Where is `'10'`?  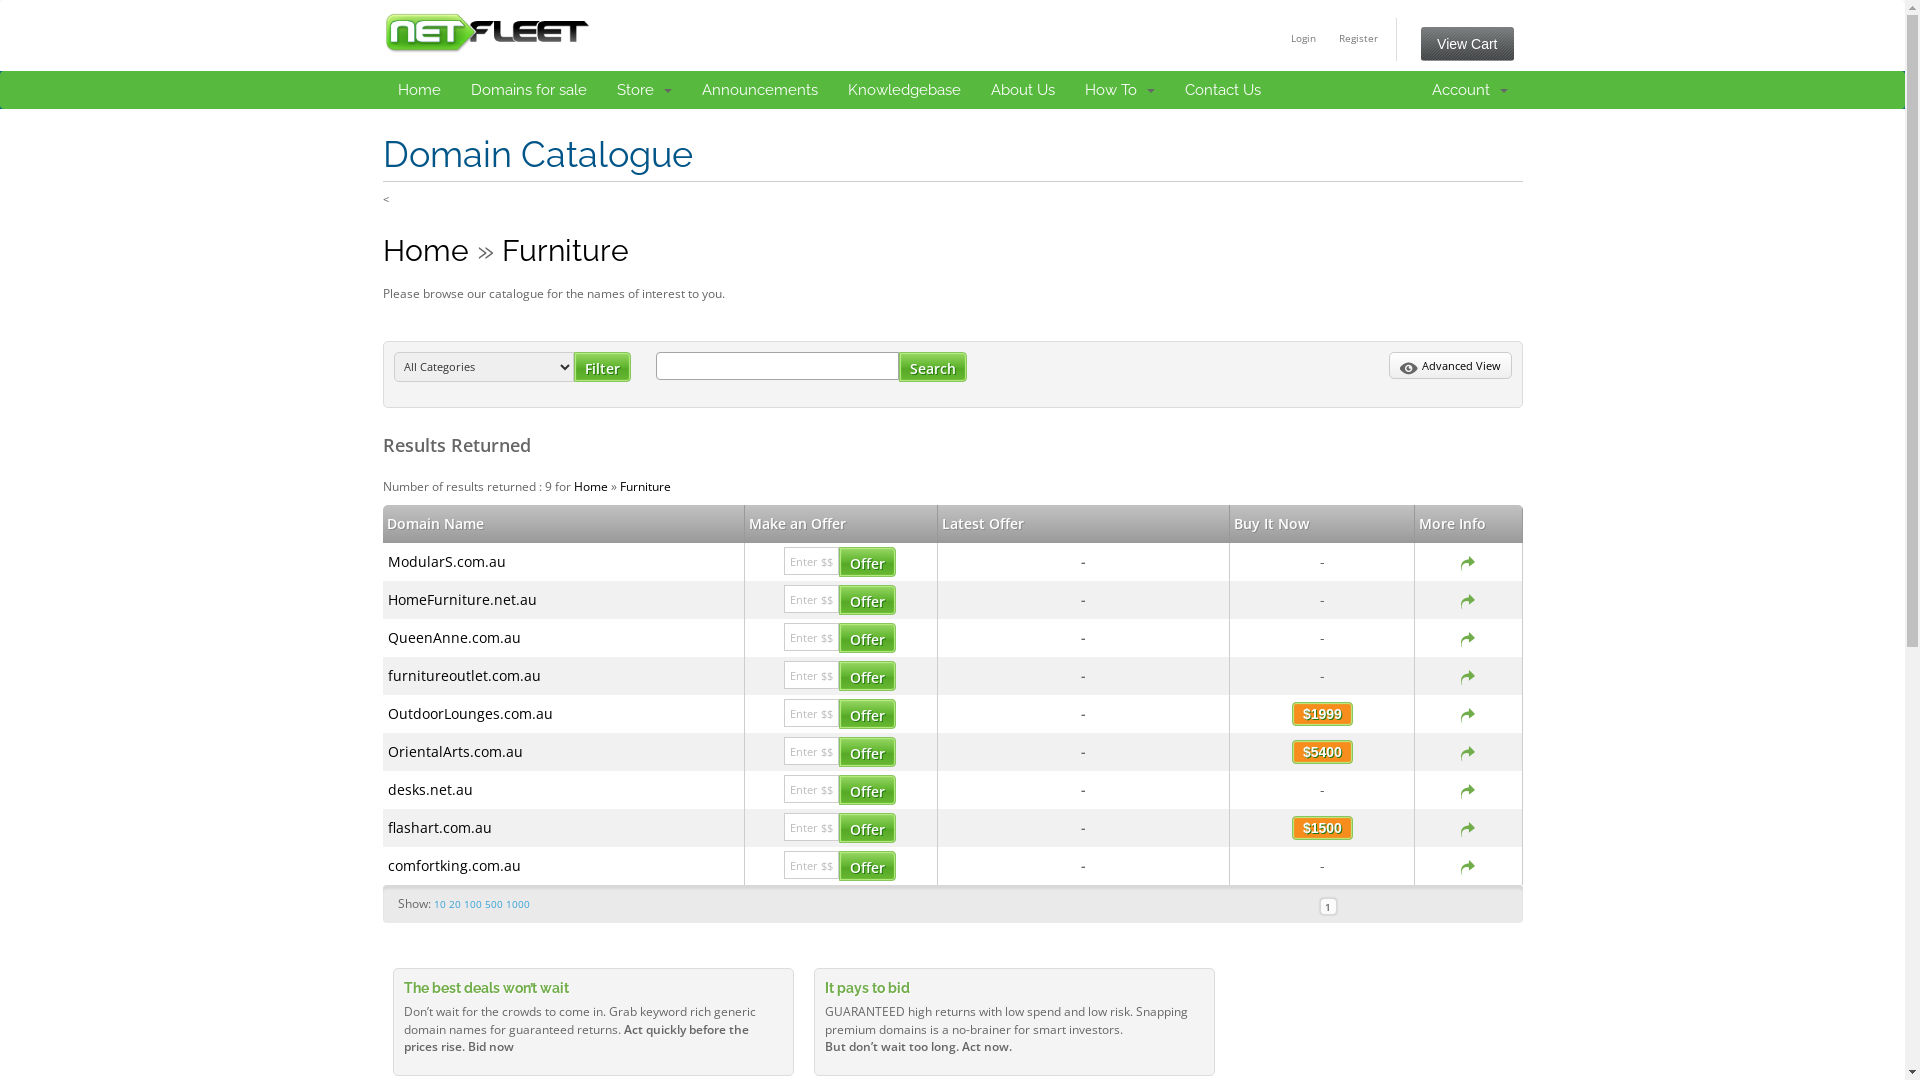 '10' is located at coordinates (439, 903).